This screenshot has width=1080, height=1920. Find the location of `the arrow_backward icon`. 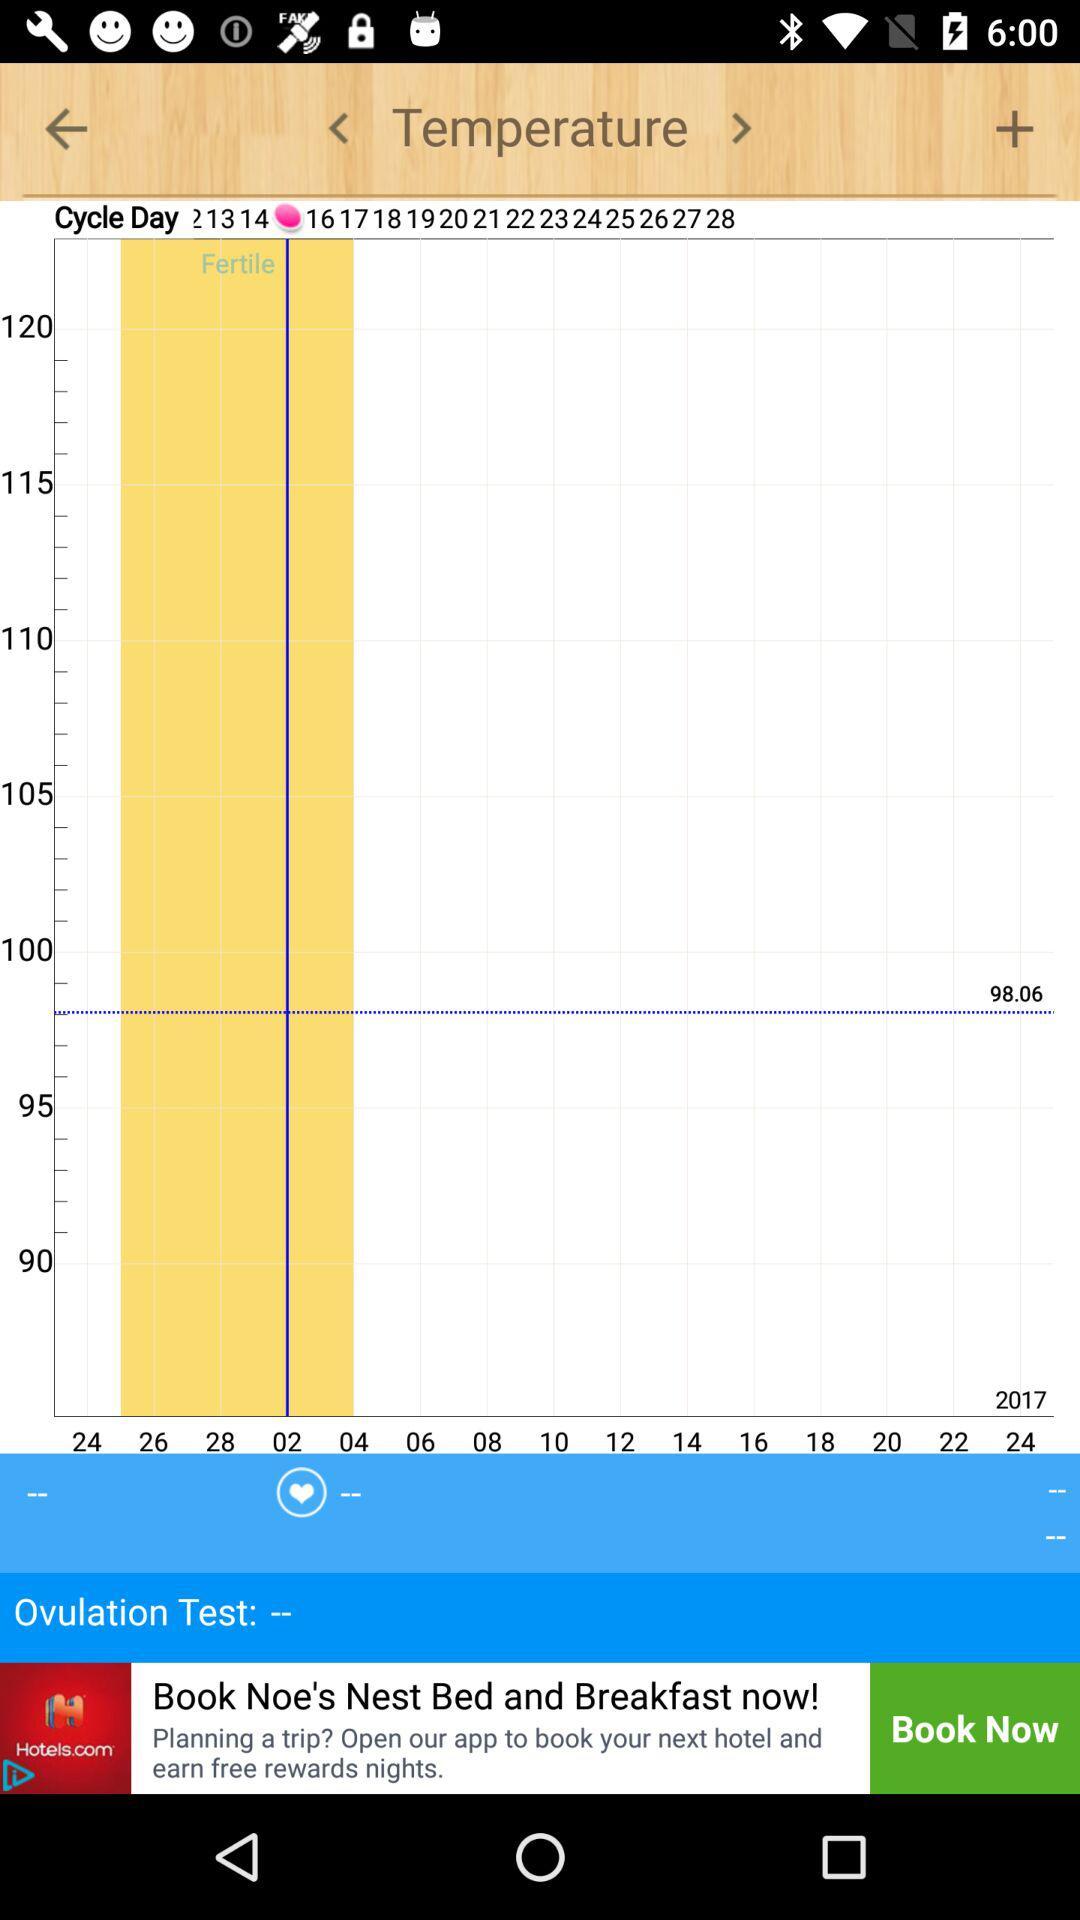

the arrow_backward icon is located at coordinates (338, 127).